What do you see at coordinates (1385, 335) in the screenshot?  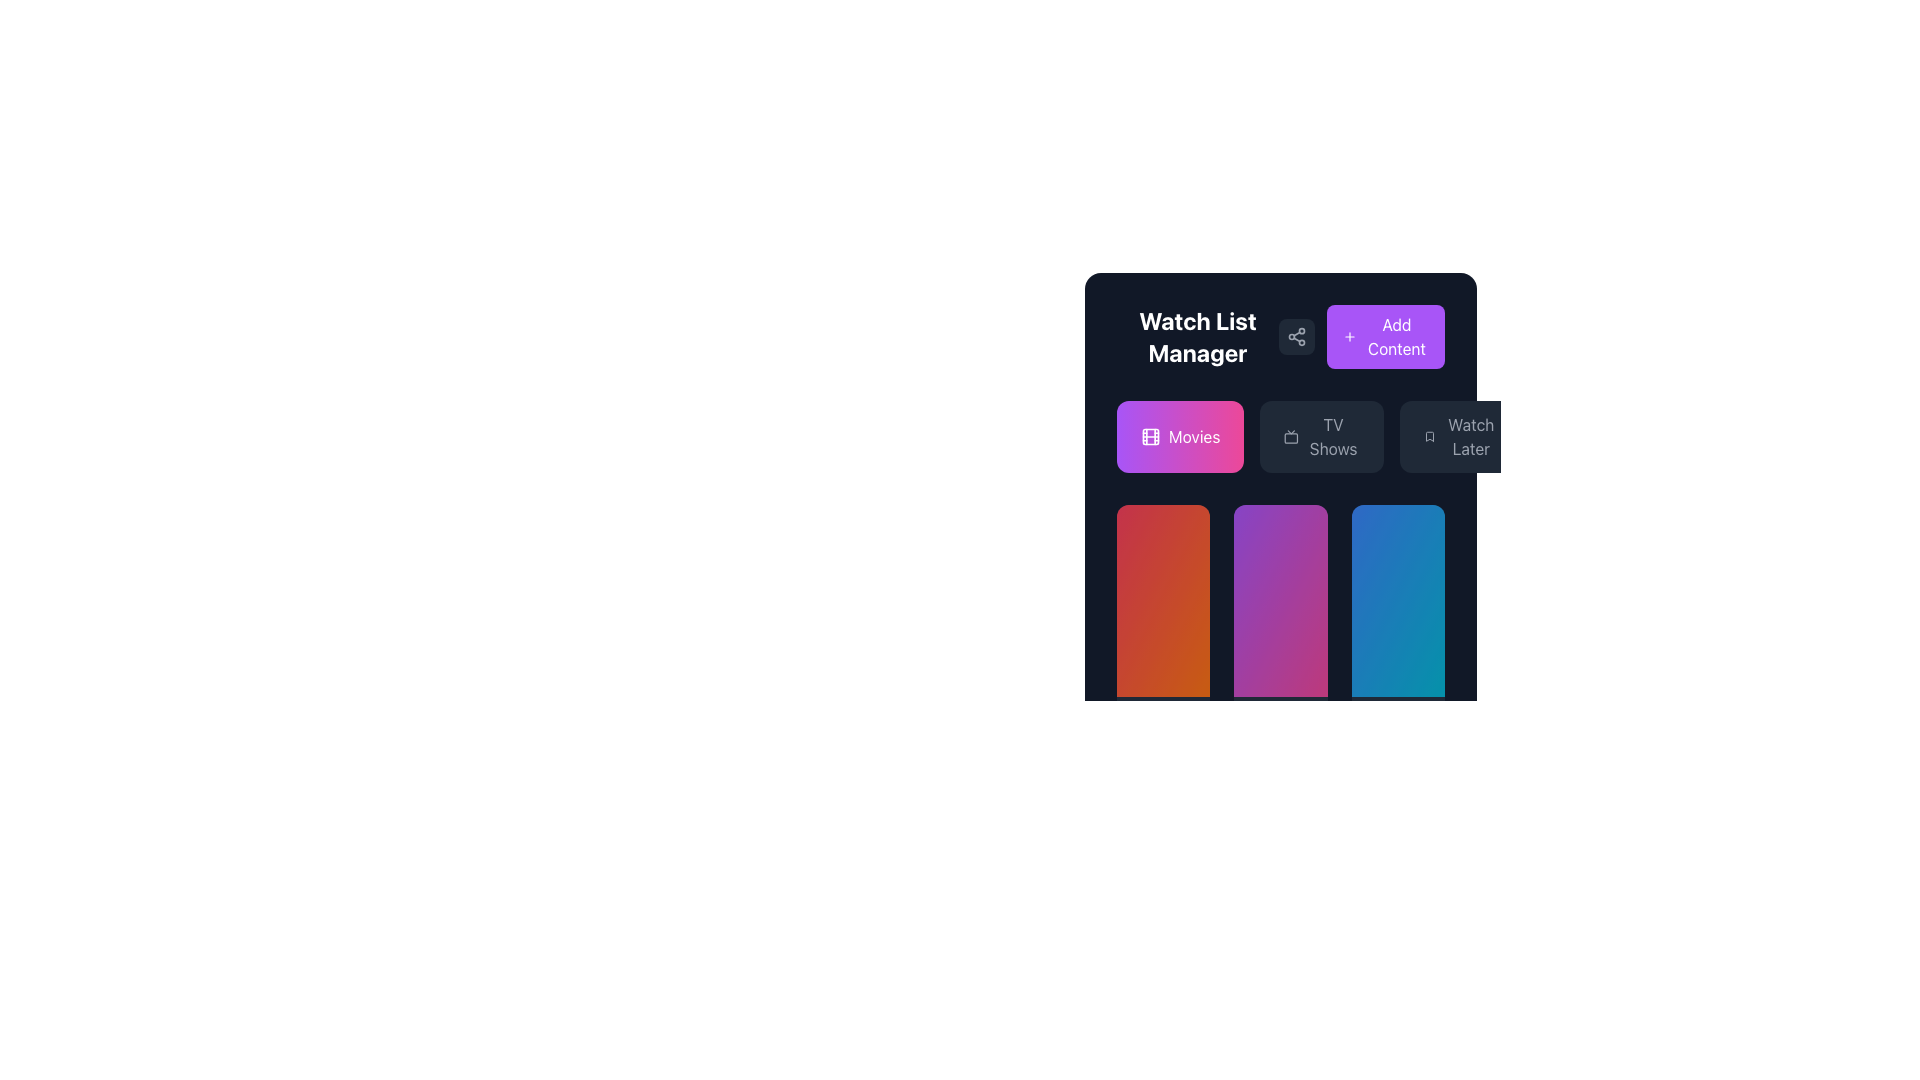 I see `the 'Add Content' button, which is a purple button with white text and a plus icon, located under 'Watch List Manager'` at bounding box center [1385, 335].